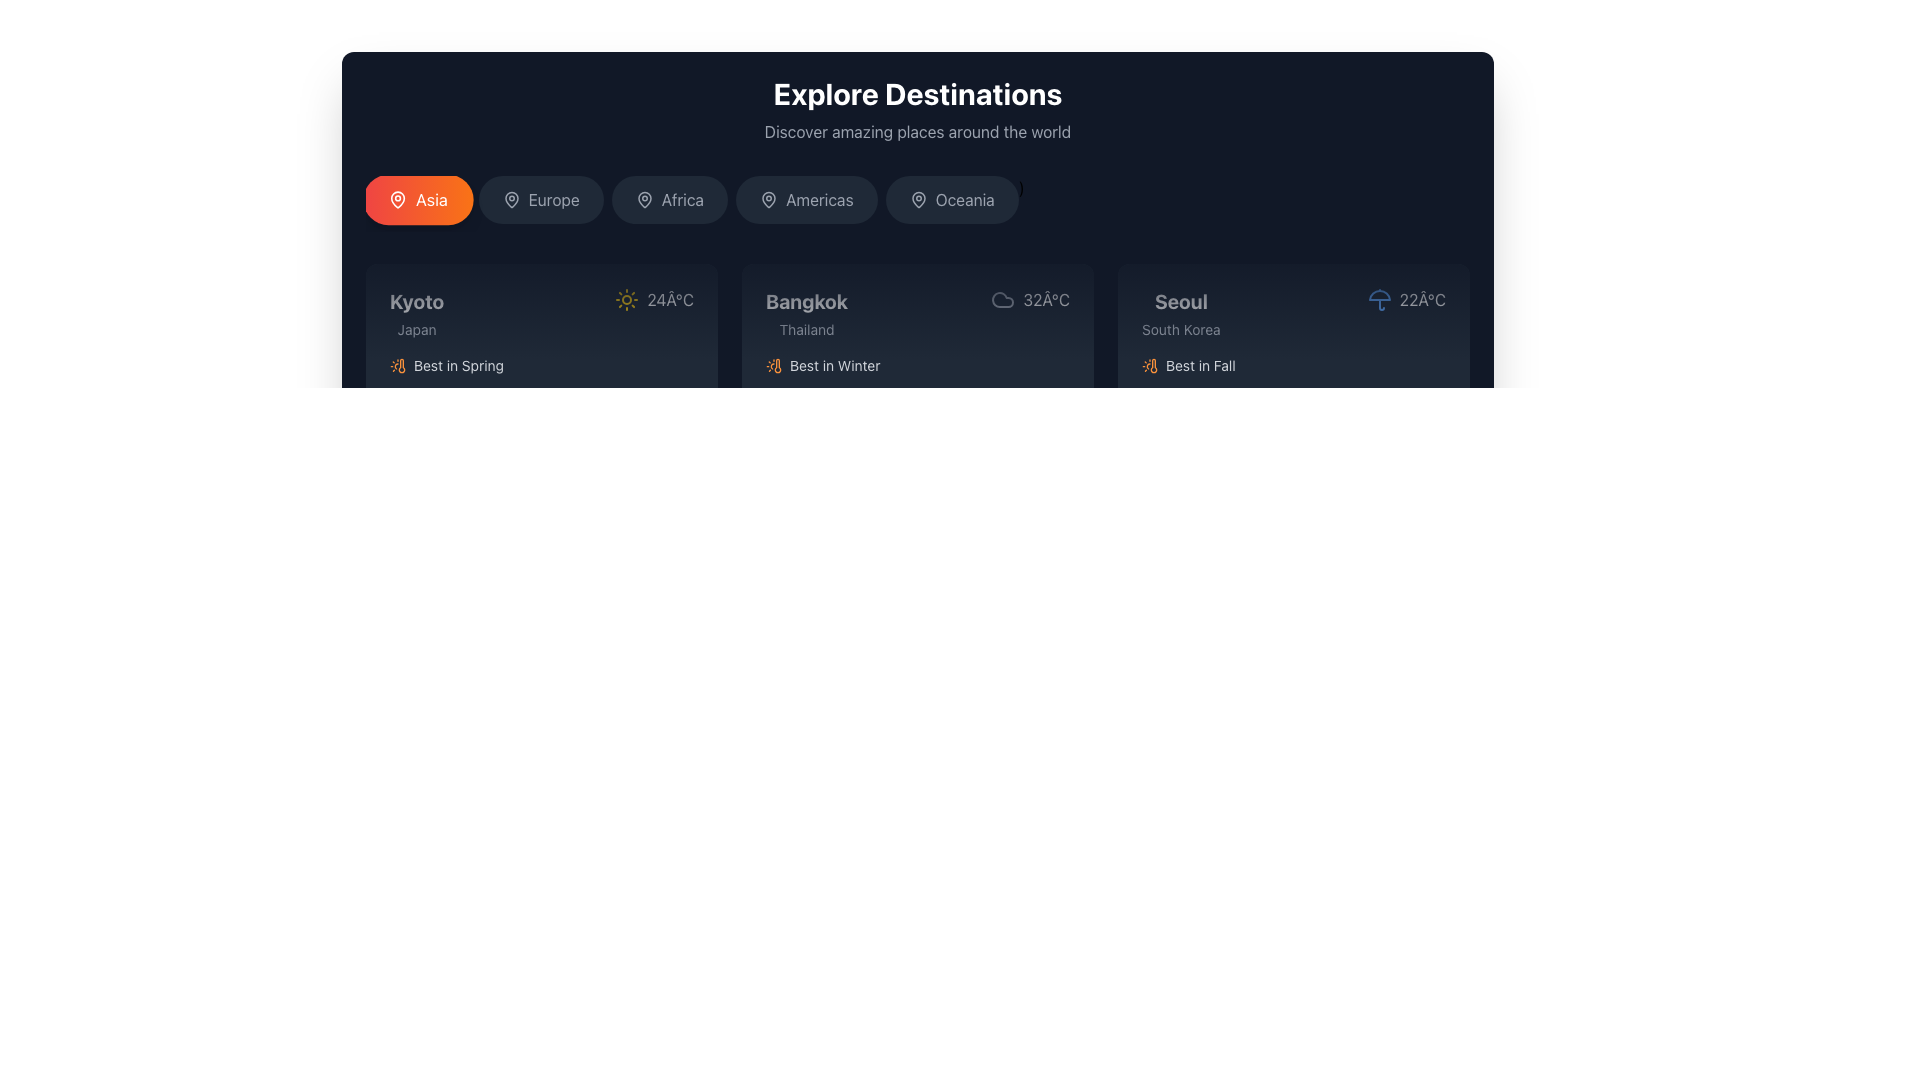  I want to click on the small gray map pin icon located inside the 'Americas' button on the navigation bar, positioned towards the left side of the button, so click(767, 200).